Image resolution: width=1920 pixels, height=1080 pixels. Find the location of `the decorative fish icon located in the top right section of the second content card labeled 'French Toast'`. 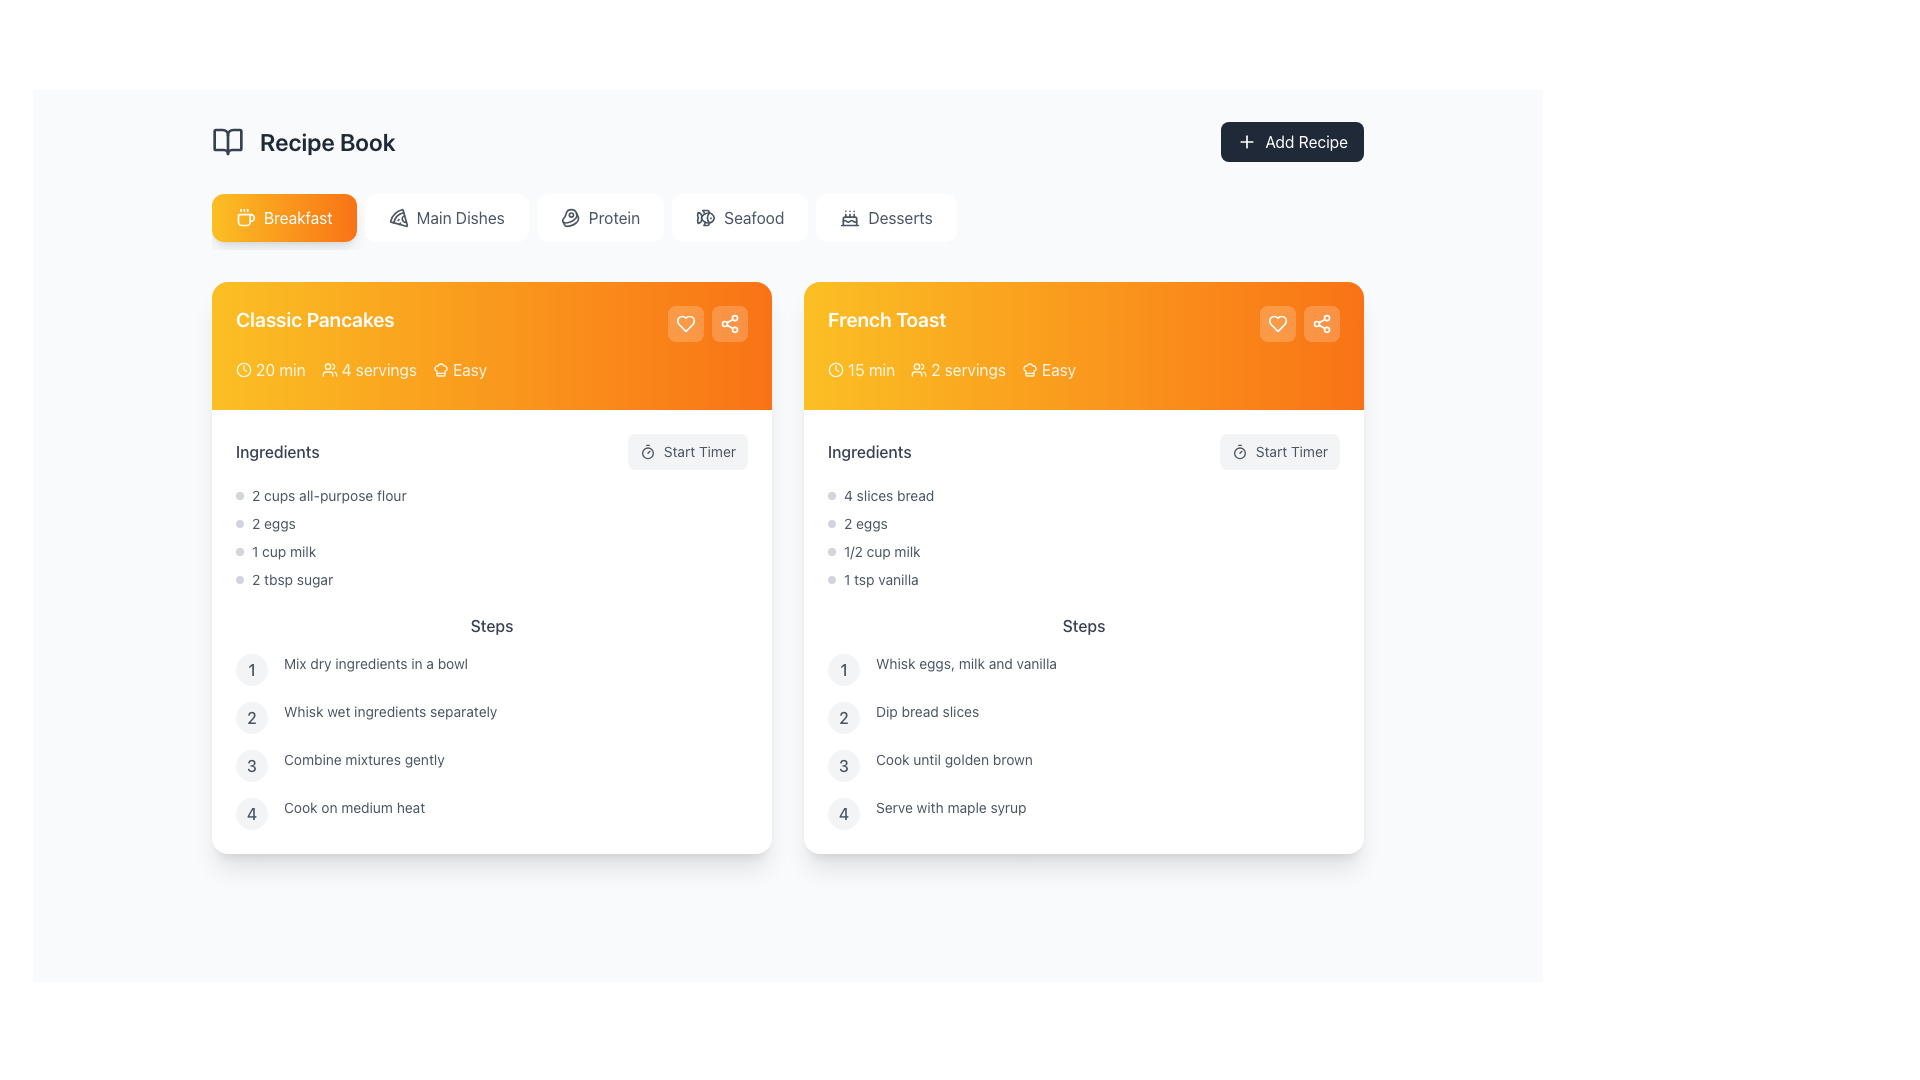

the decorative fish icon located in the top right section of the second content card labeled 'French Toast' is located at coordinates (708, 218).